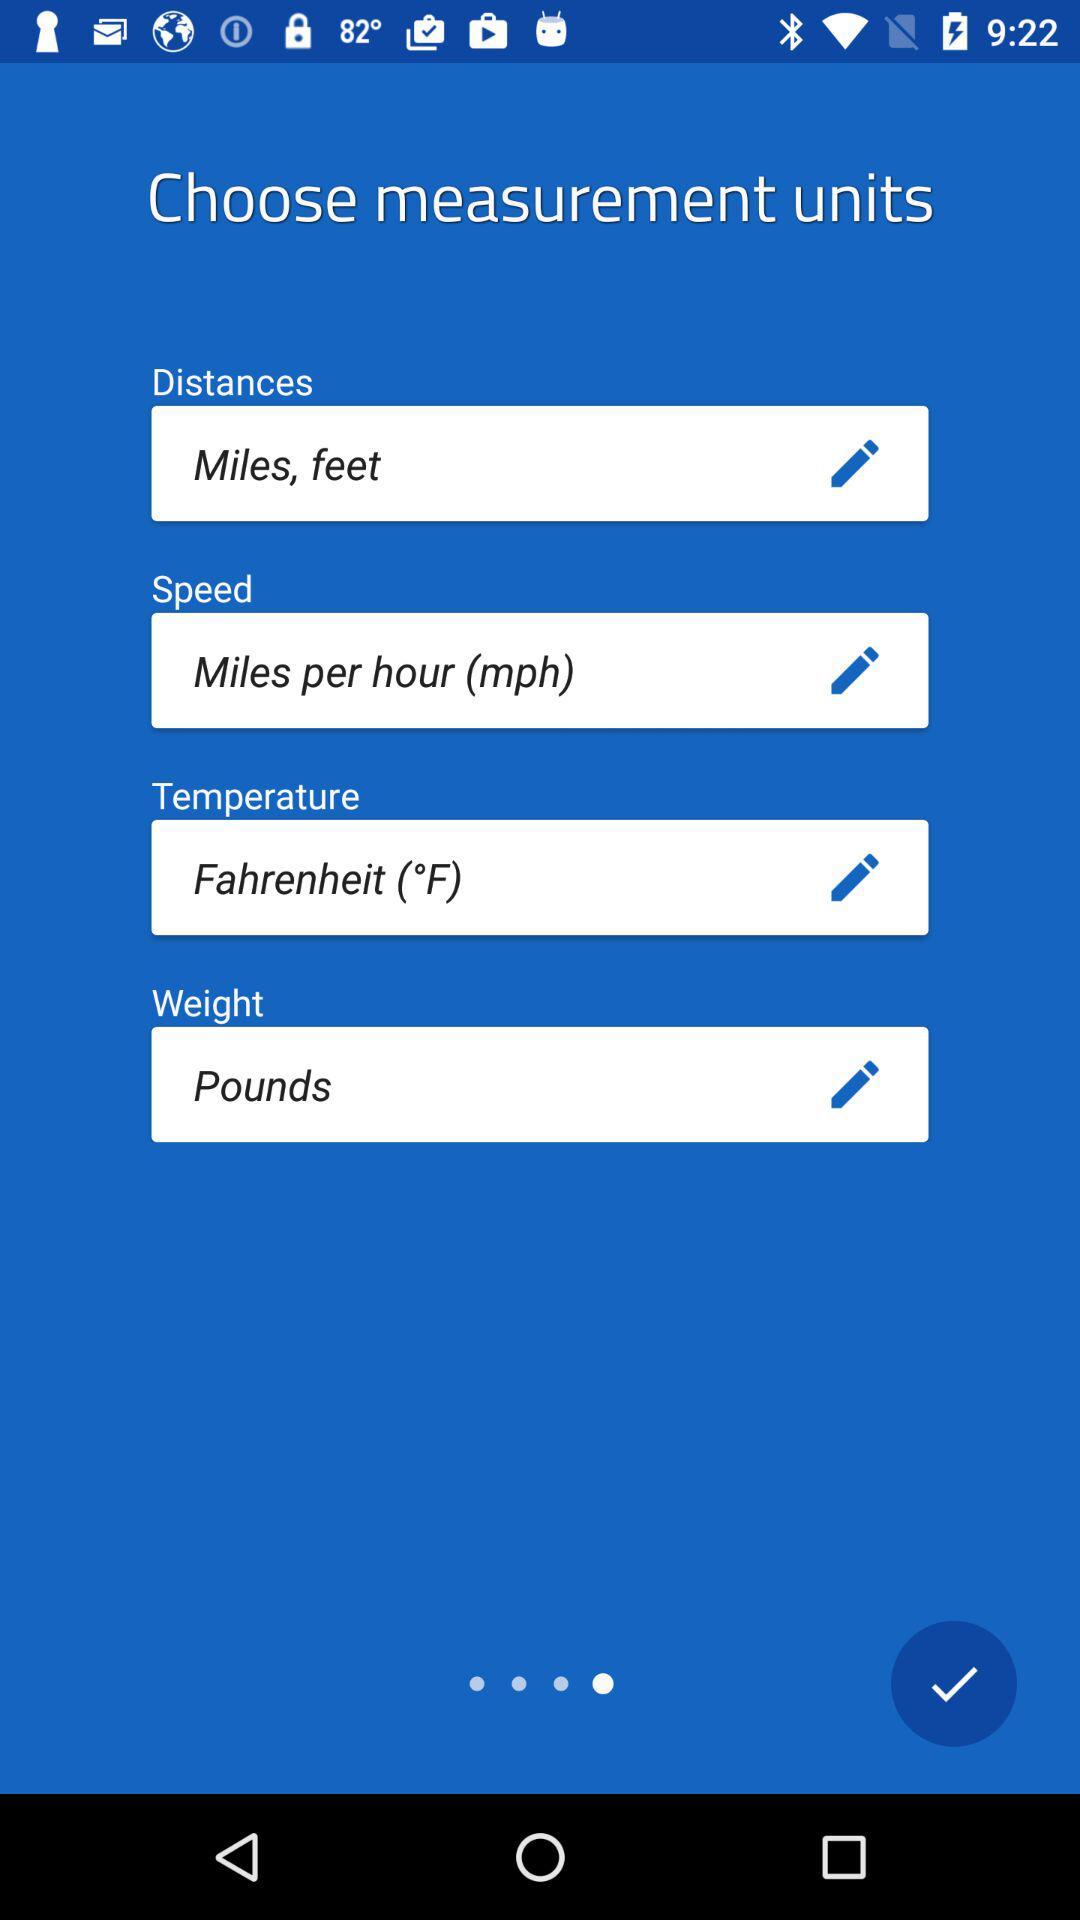  I want to click on the check icon, so click(952, 1682).